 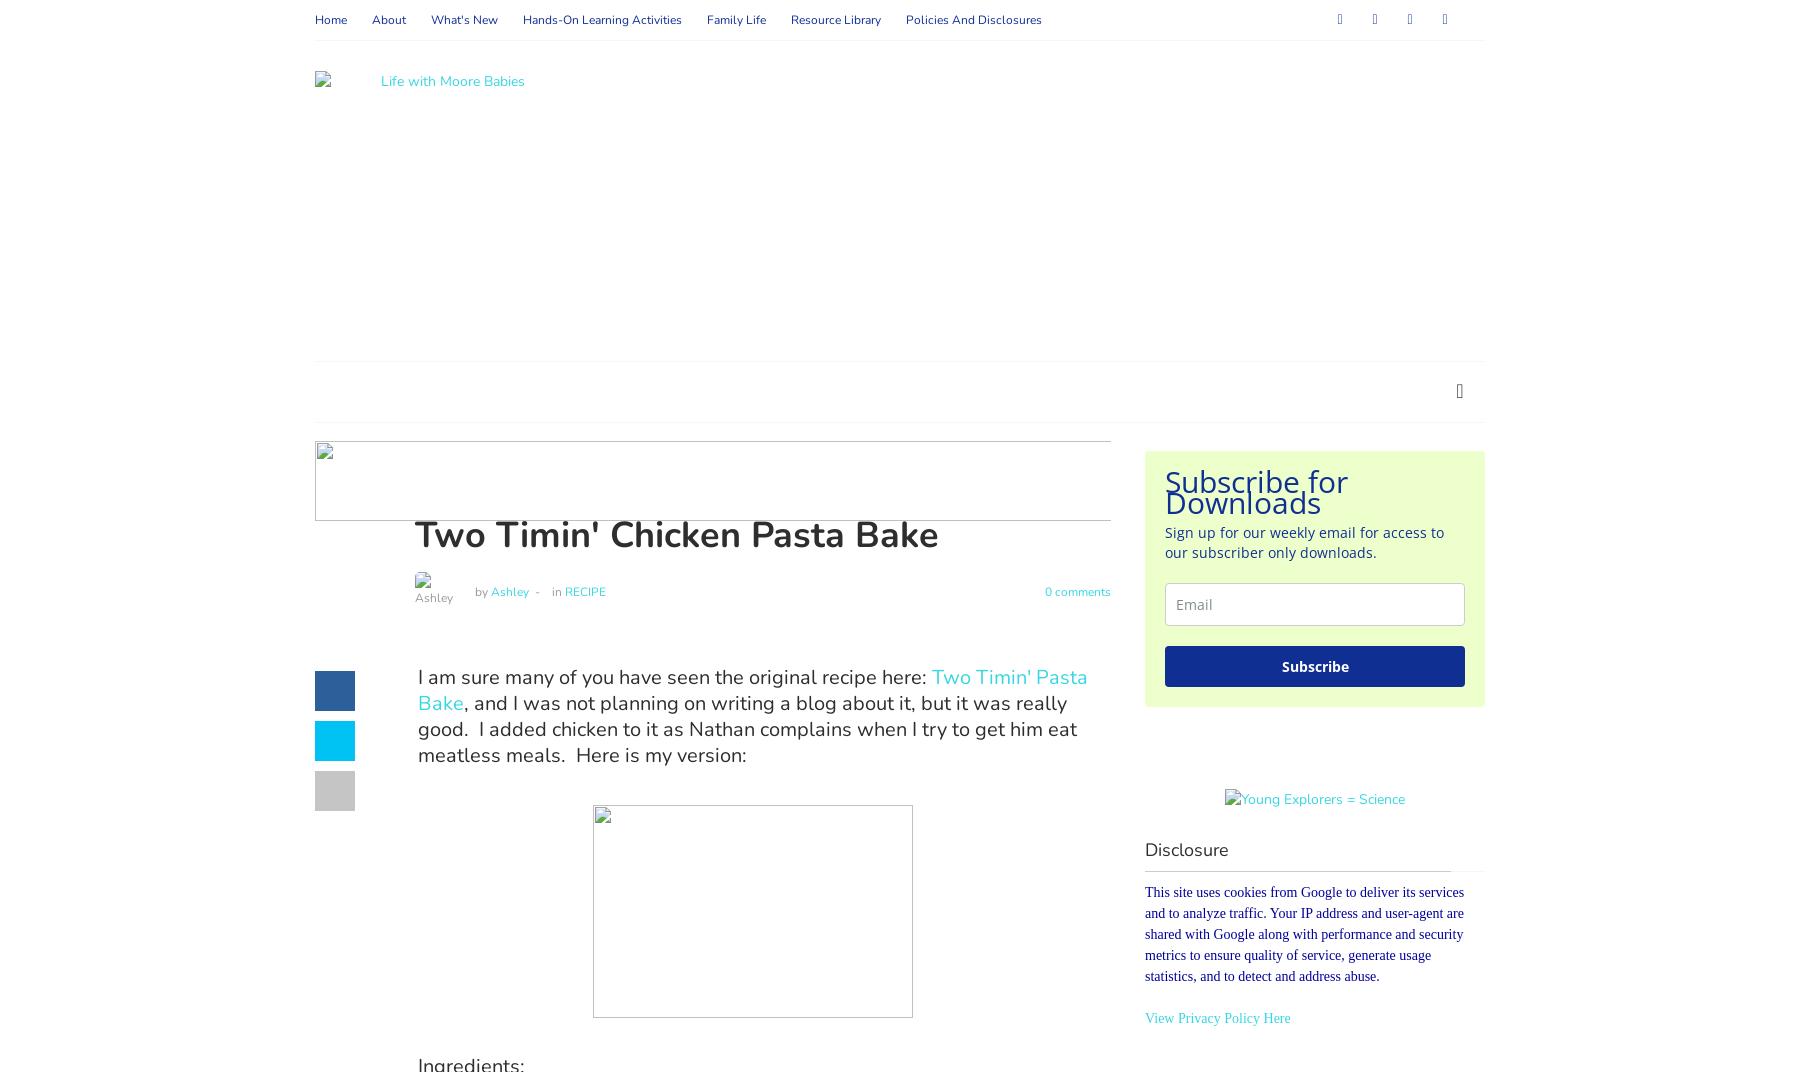 I want to click on 'What's New', so click(x=430, y=19).